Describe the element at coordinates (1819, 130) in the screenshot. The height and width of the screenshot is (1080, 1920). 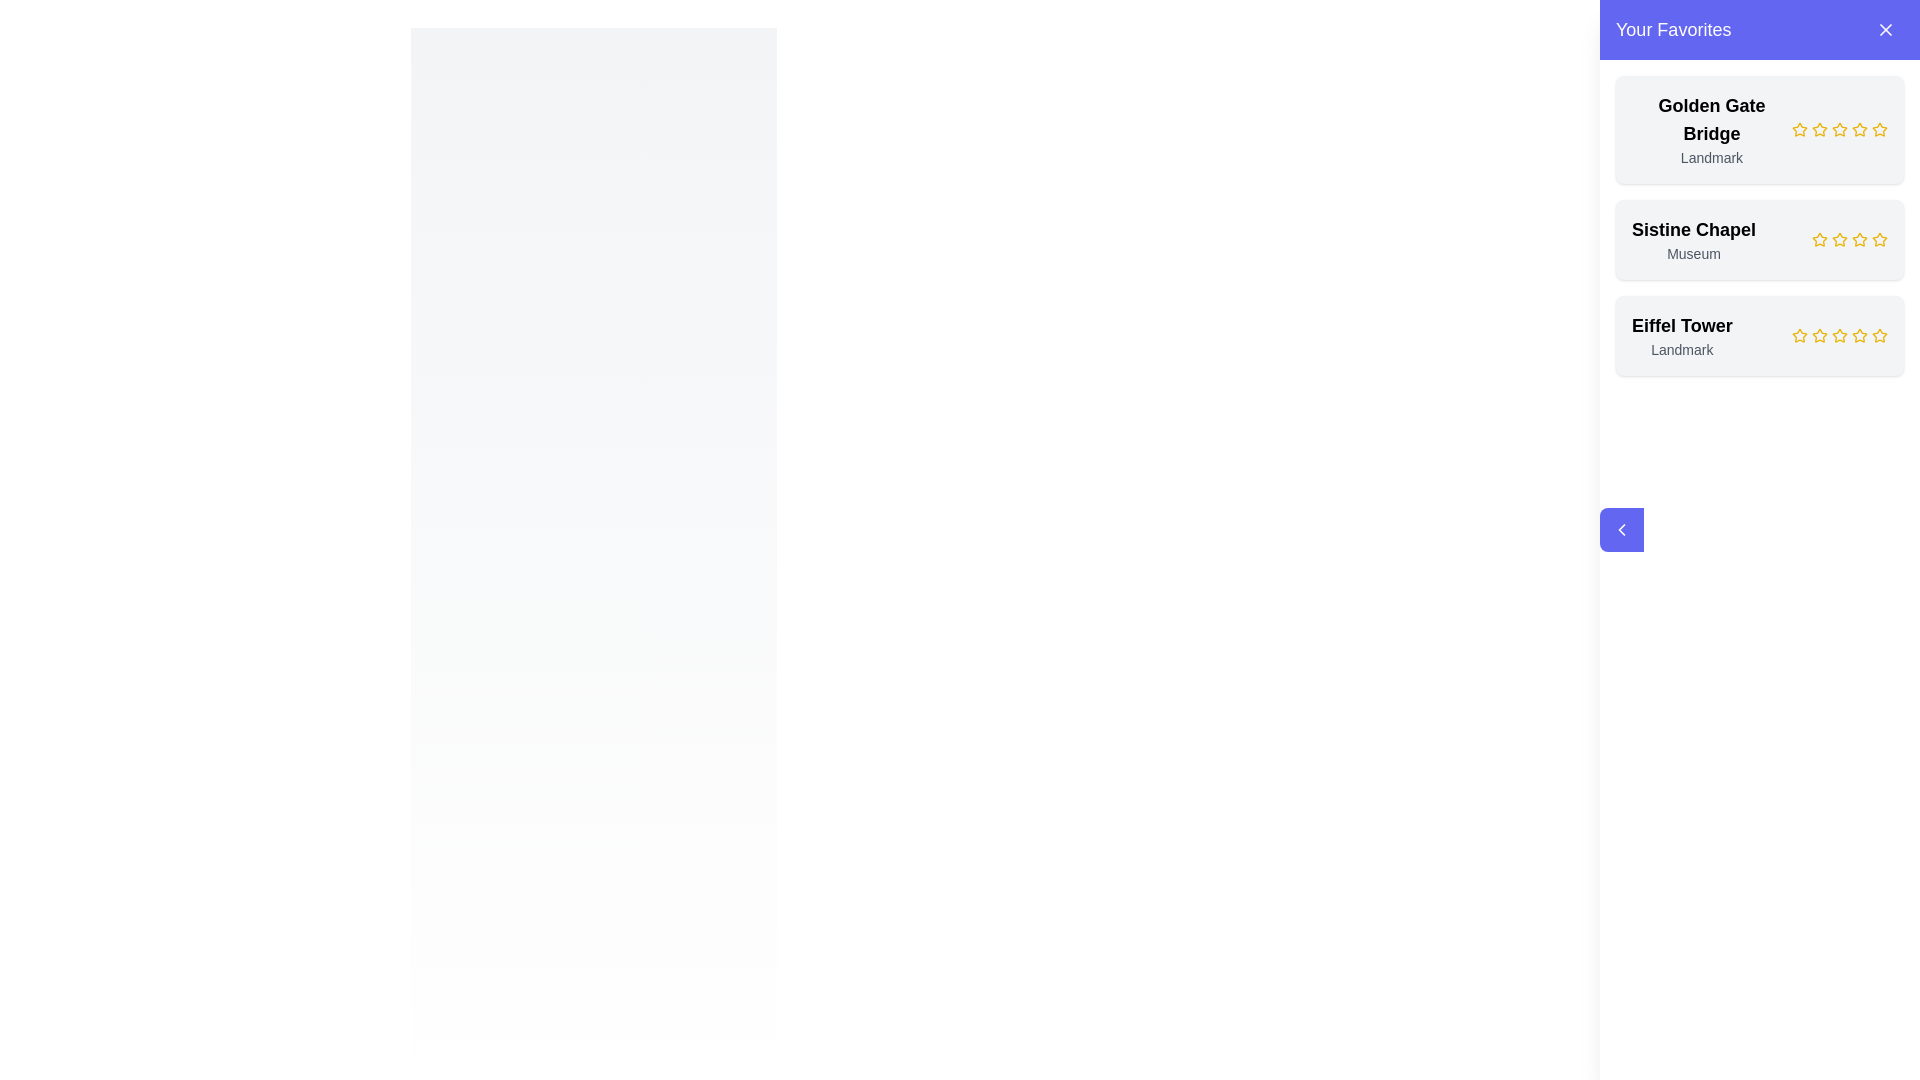
I see `the first star in the row of five stars under the title 'Golden Gate Bridge' in the 'Your Favorites' section` at that location.